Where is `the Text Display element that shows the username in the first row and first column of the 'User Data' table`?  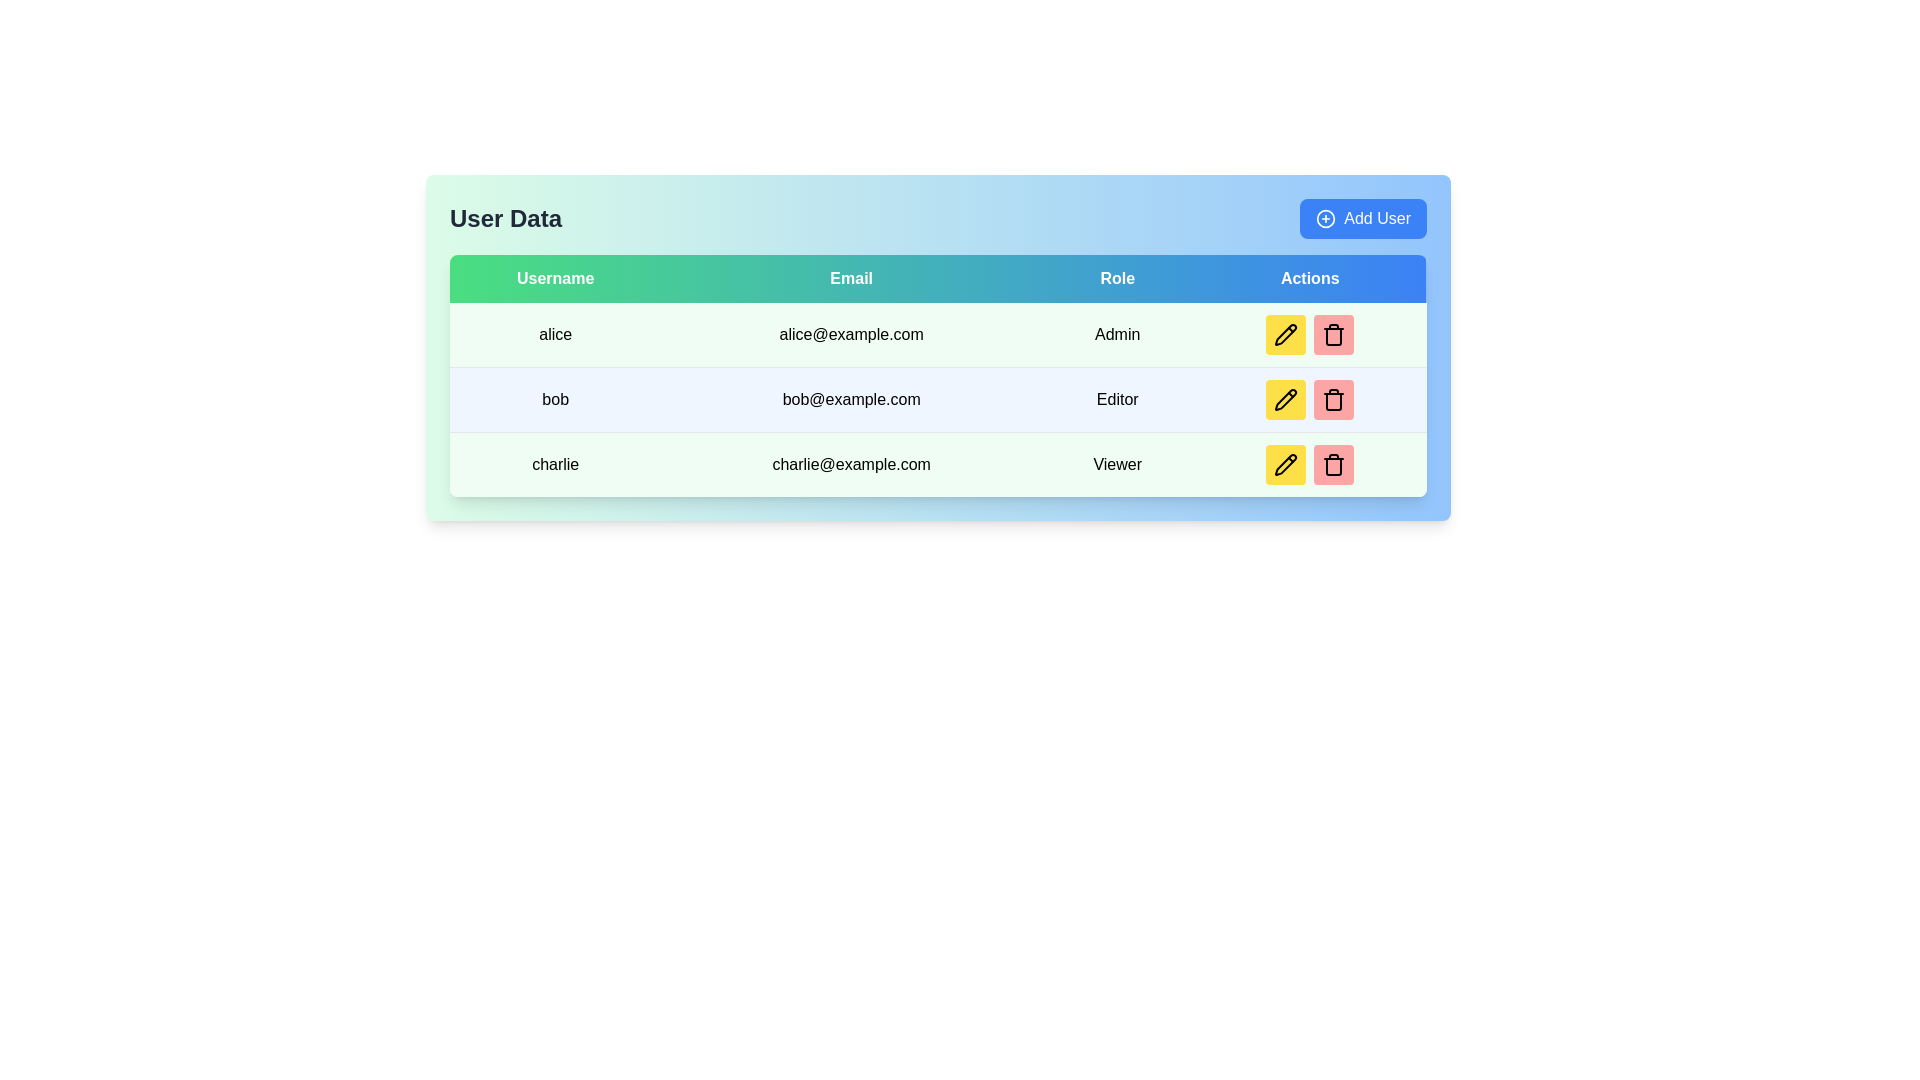
the Text Display element that shows the username in the first row and first column of the 'User Data' table is located at coordinates (555, 334).